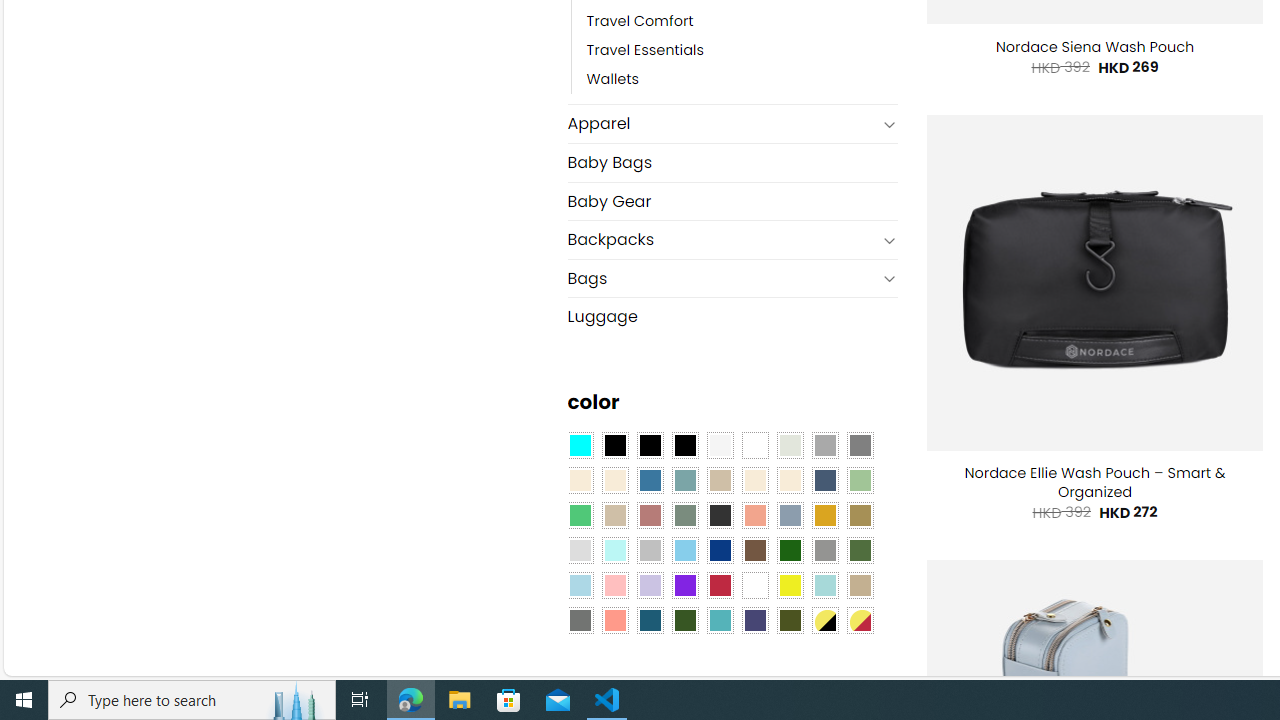 Image resolution: width=1280 pixels, height=720 pixels. Describe the element at coordinates (614, 618) in the screenshot. I see `'Peach Pink'` at that location.